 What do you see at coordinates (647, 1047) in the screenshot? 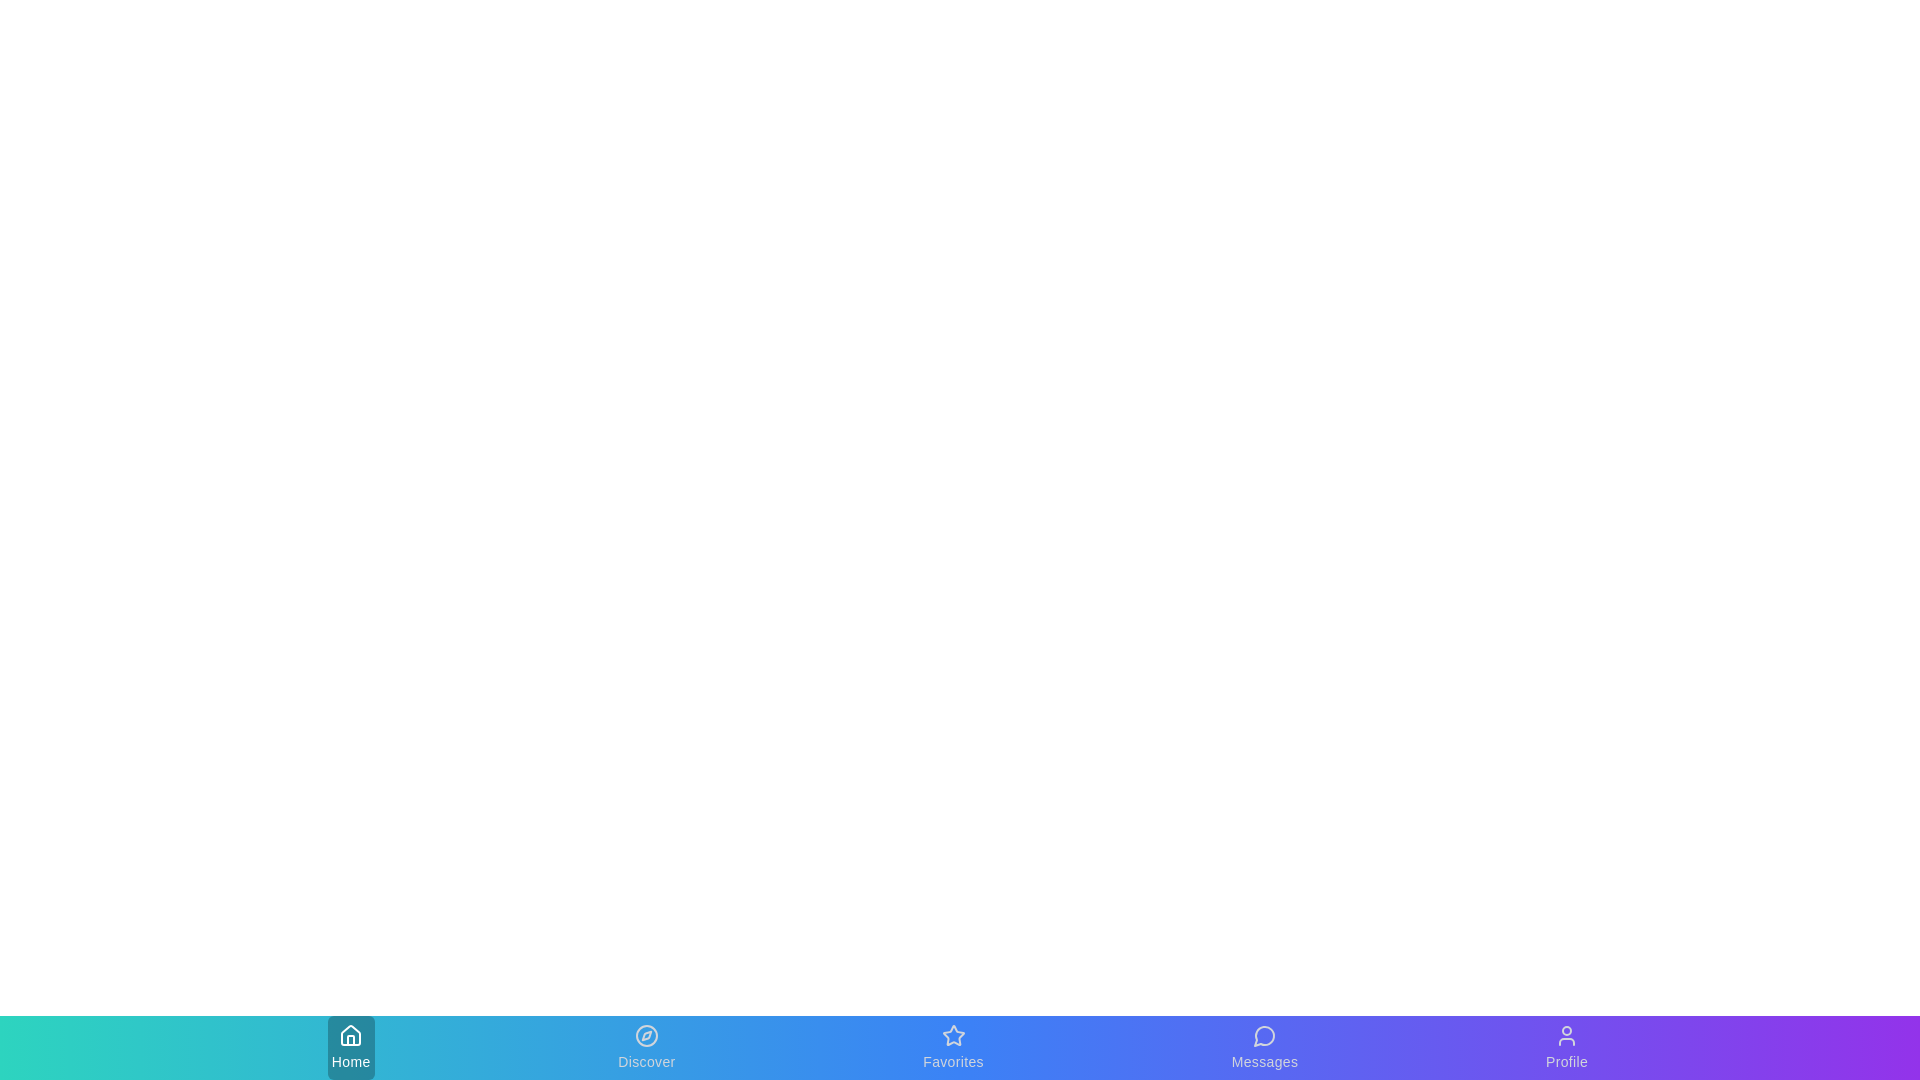
I see `the Discover tab in the bottom navigation bar` at bounding box center [647, 1047].